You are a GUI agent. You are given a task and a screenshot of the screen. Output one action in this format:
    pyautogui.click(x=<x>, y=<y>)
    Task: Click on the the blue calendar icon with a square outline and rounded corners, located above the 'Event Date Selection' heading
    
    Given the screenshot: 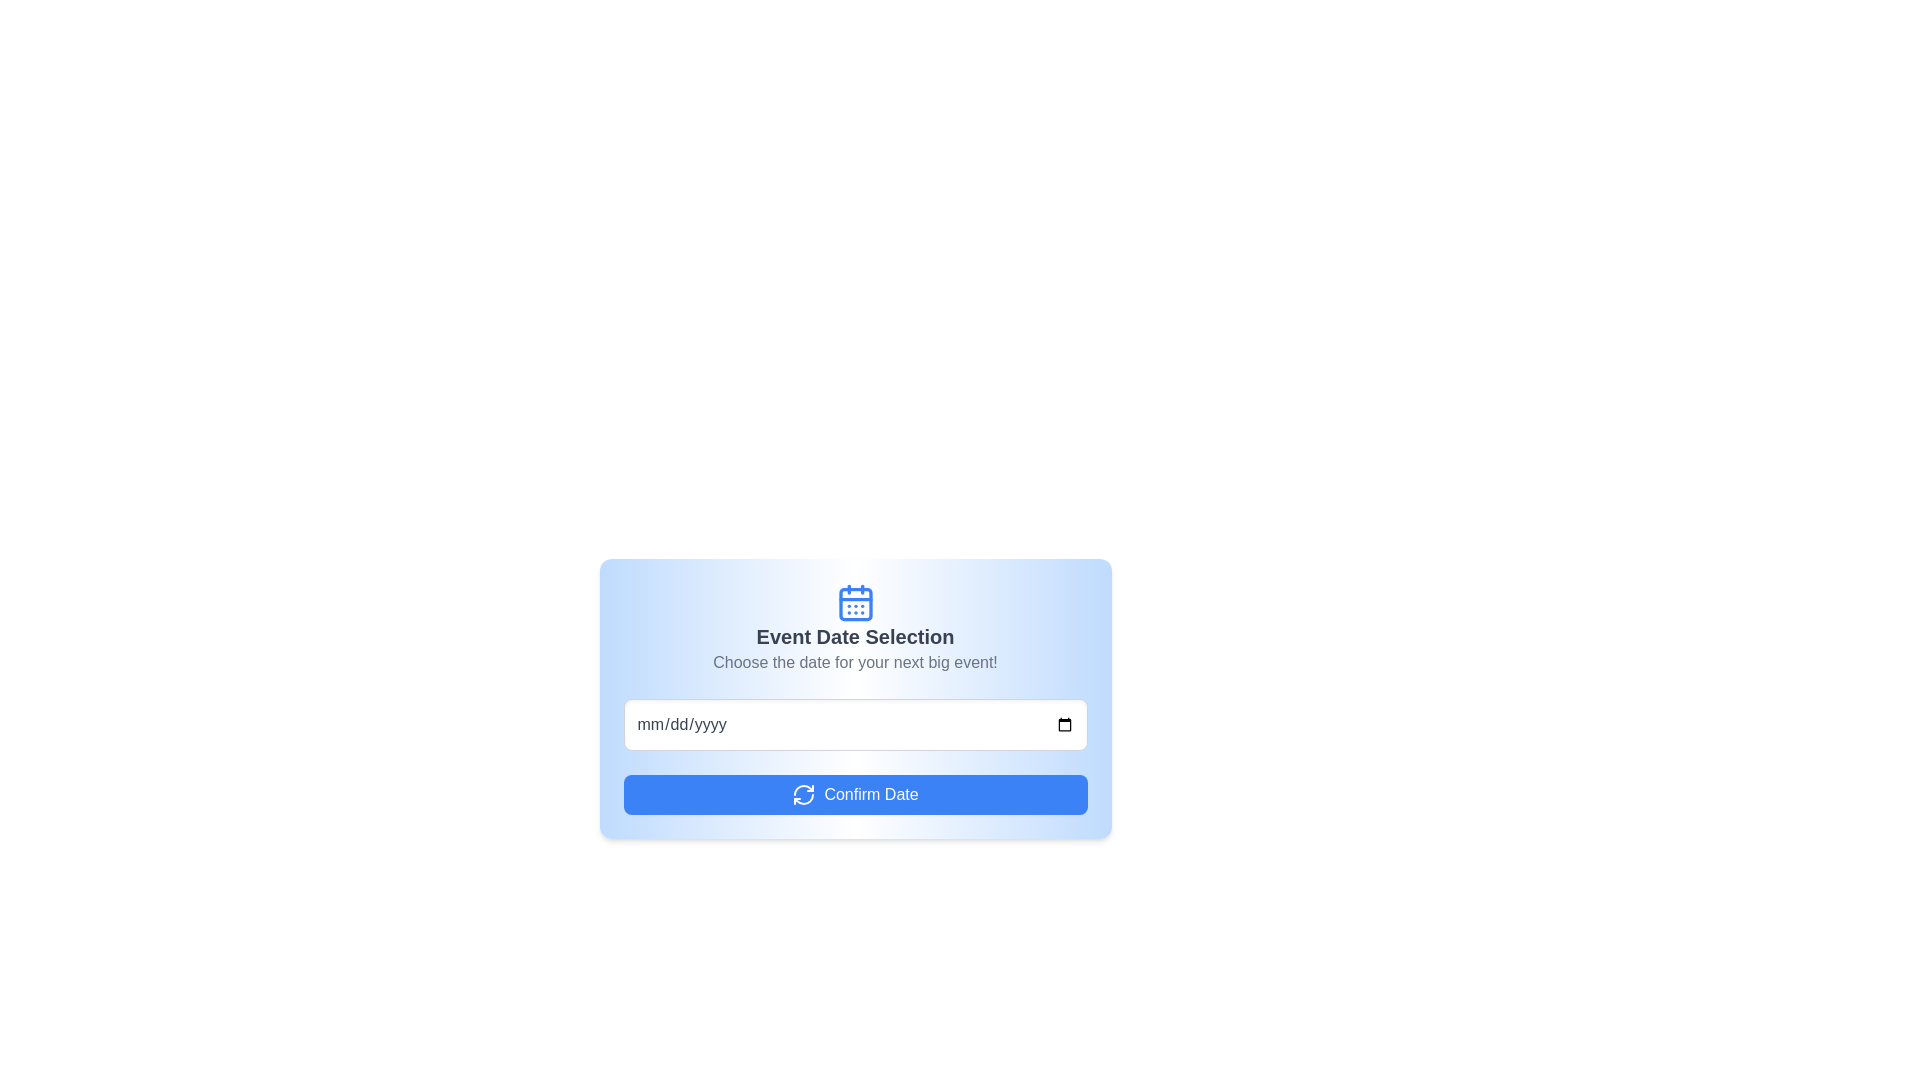 What is the action you would take?
    pyautogui.click(x=855, y=601)
    